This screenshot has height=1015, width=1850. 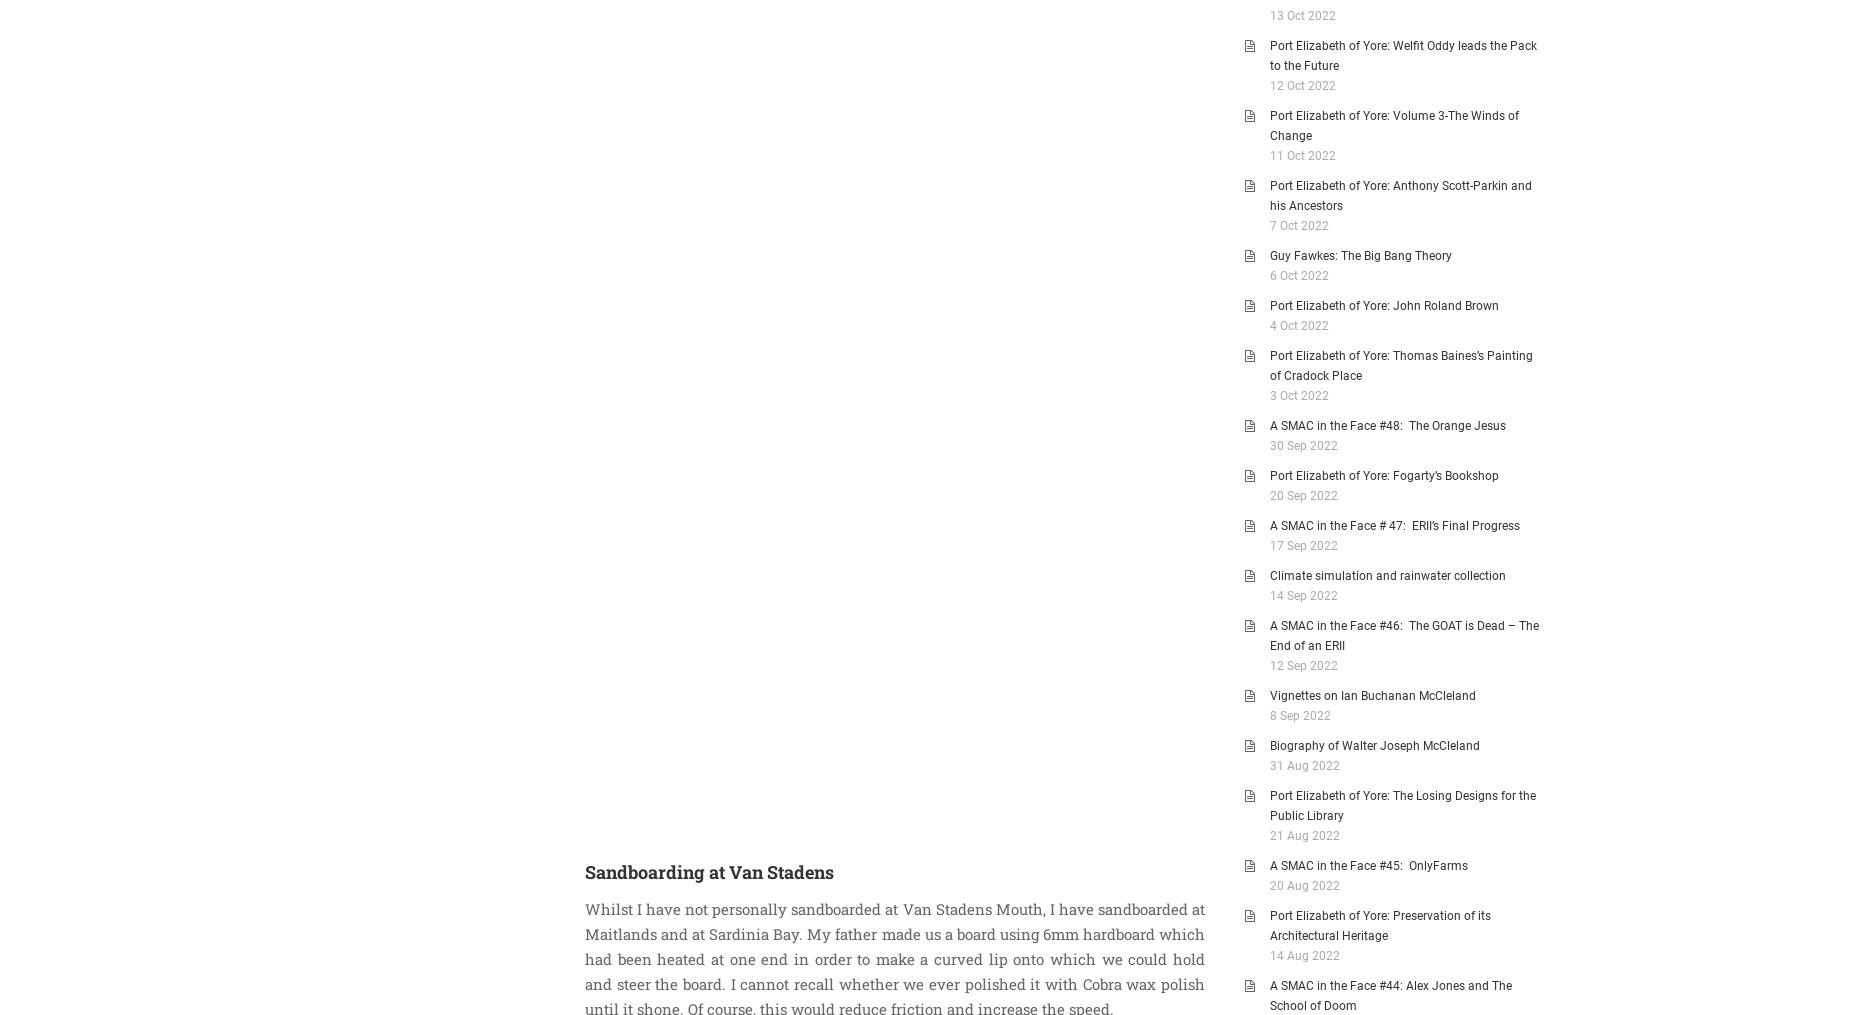 What do you see at coordinates (1269, 155) in the screenshot?
I see `'11 Oct 2022'` at bounding box center [1269, 155].